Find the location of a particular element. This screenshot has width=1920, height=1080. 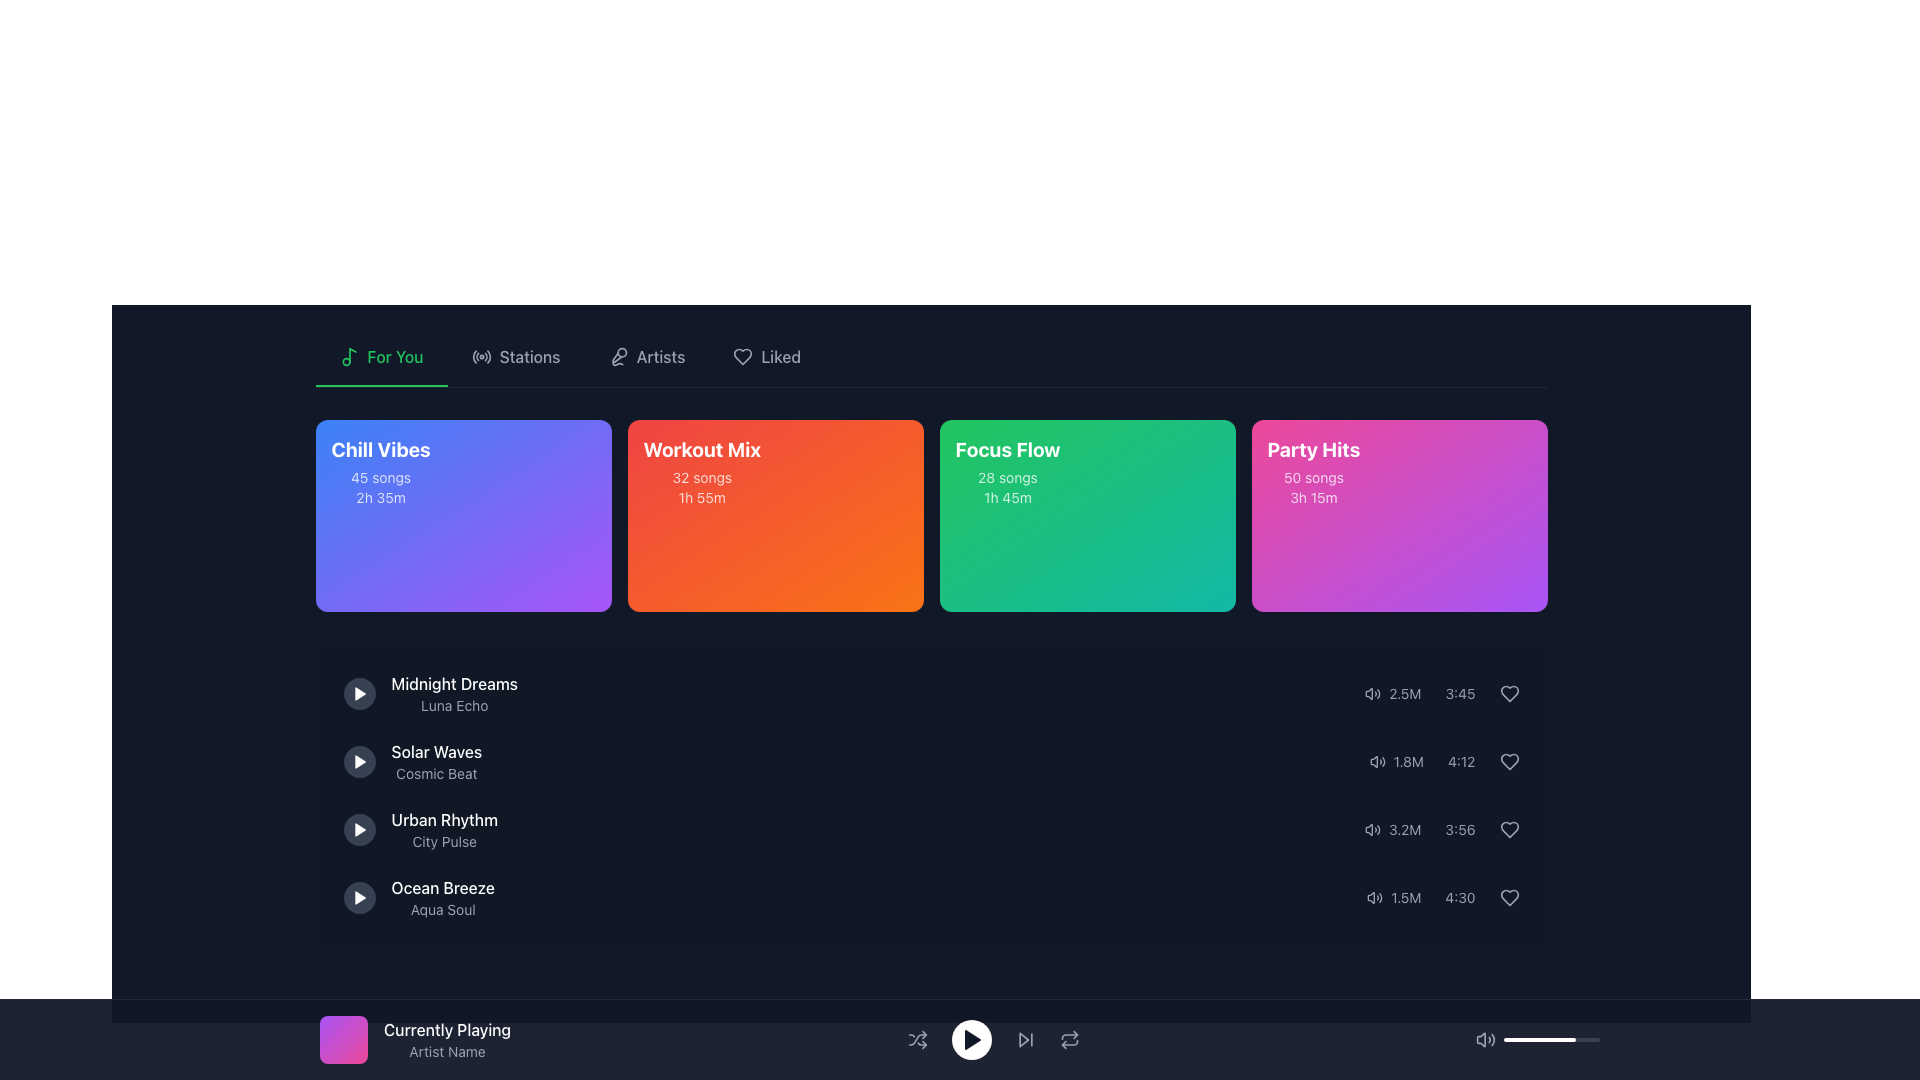

the text label UI component that displays the duration of the associated song, located to the left of the interactive heart icon and right after the numeric label indicating the number of plays is located at coordinates (1460, 897).